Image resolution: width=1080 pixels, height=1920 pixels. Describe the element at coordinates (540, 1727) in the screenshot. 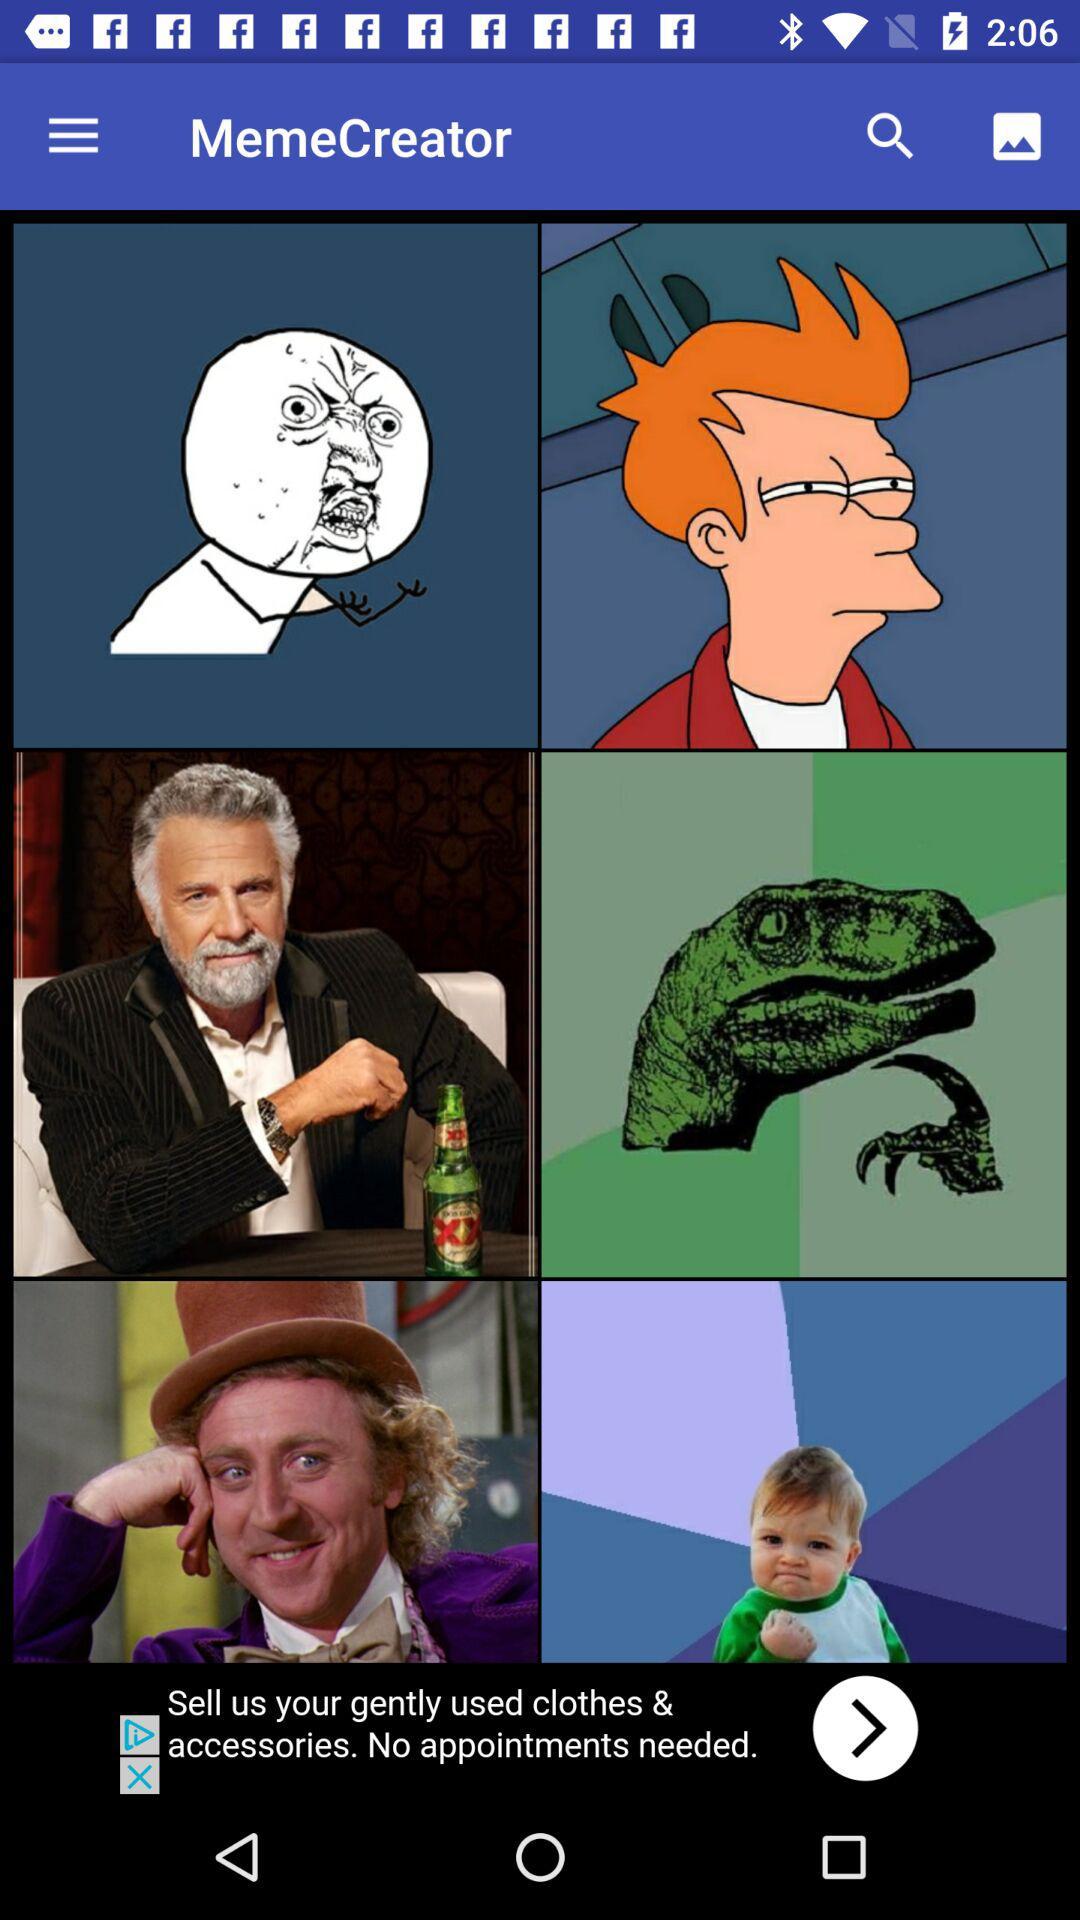

I see `advertisement` at that location.